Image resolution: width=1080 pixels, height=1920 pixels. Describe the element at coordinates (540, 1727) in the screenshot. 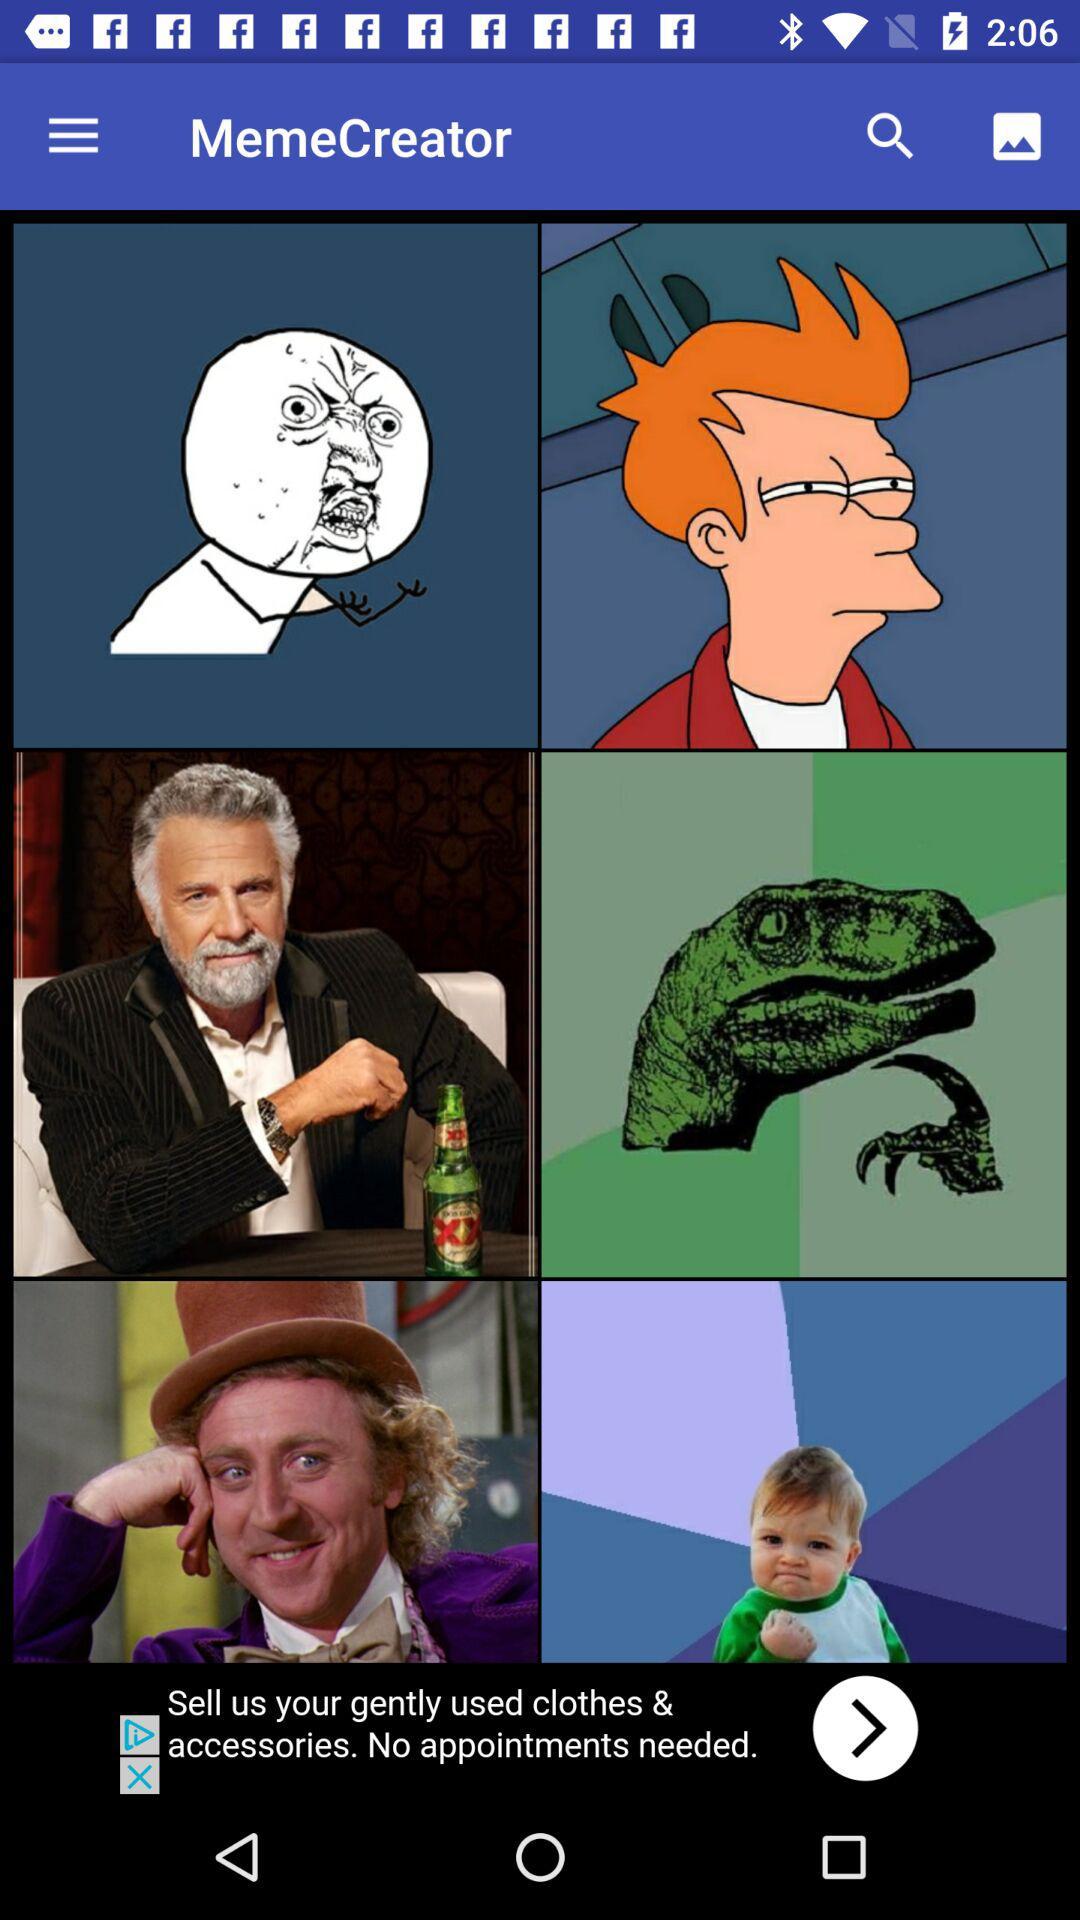

I see `advertisement` at that location.